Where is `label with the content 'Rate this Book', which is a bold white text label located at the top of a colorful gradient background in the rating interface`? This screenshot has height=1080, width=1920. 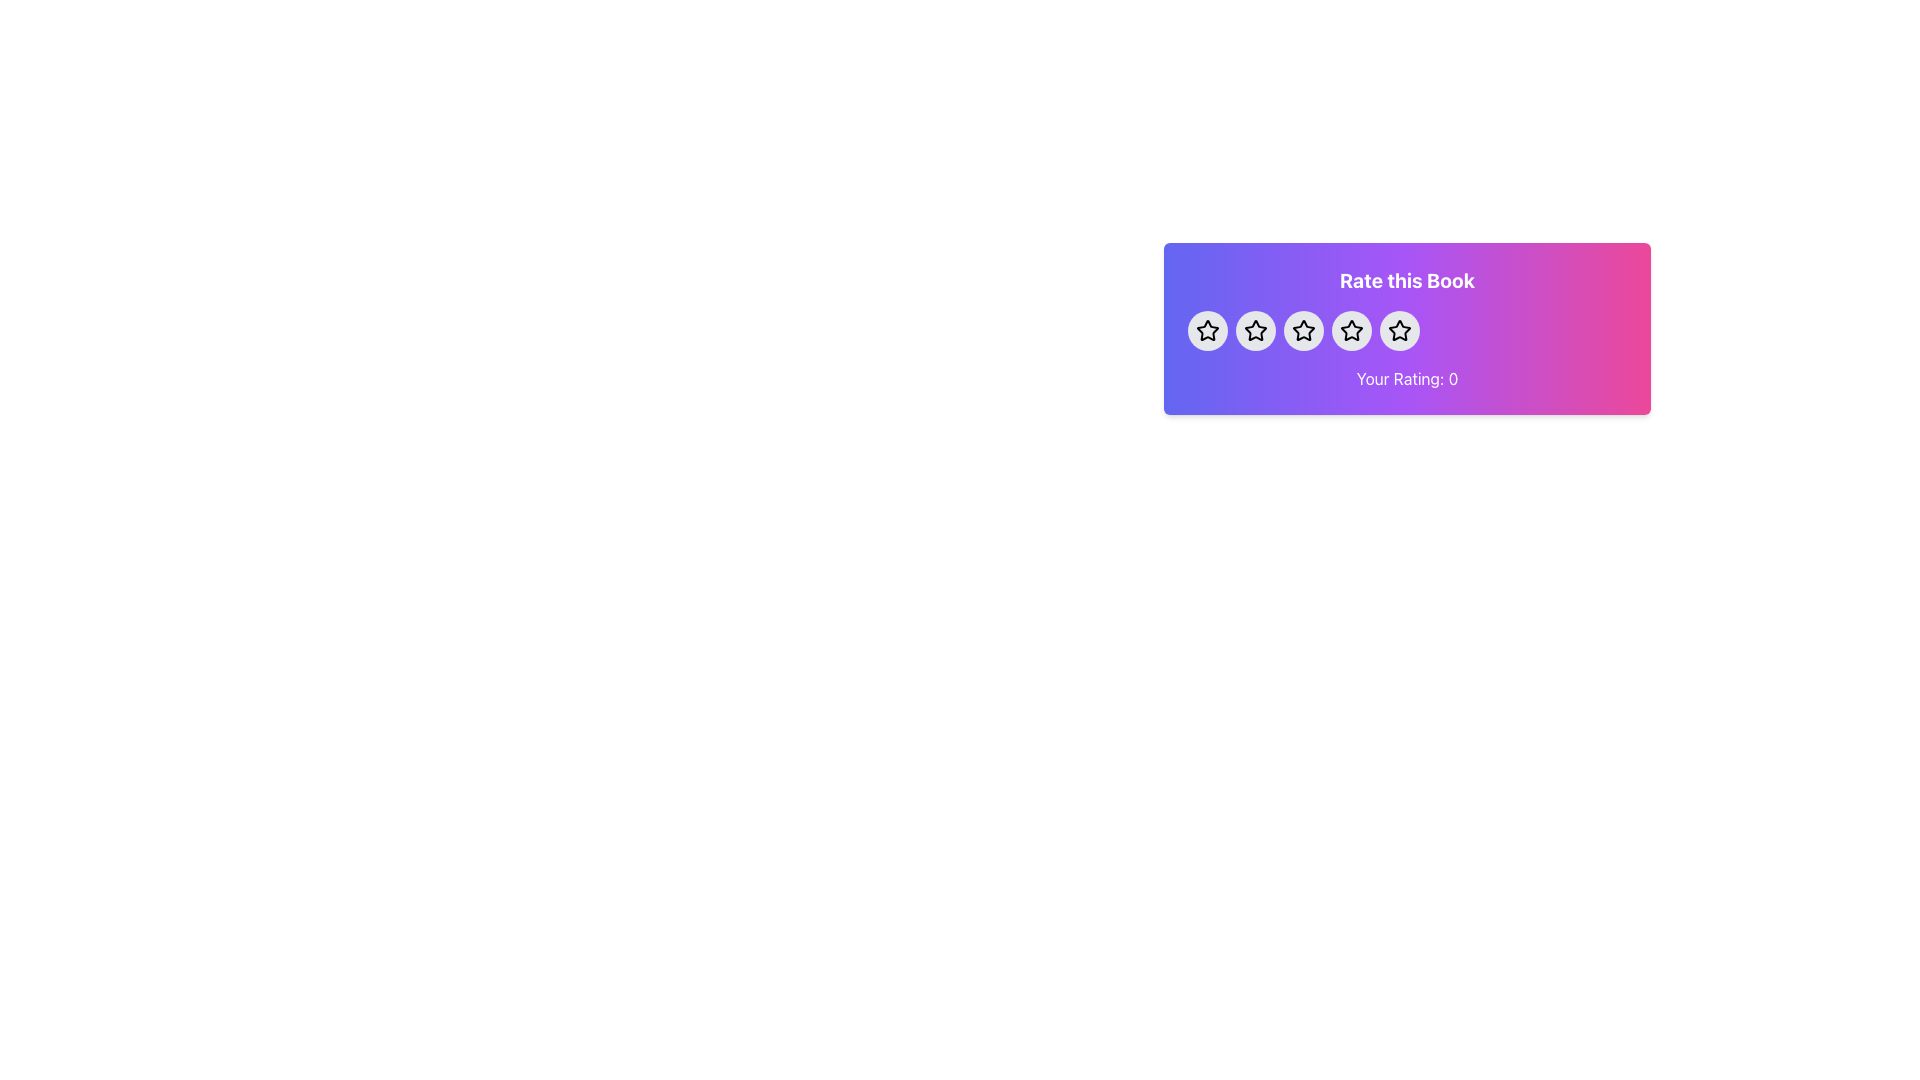 label with the content 'Rate this Book', which is a bold white text label located at the top of a colorful gradient background in the rating interface is located at coordinates (1406, 281).